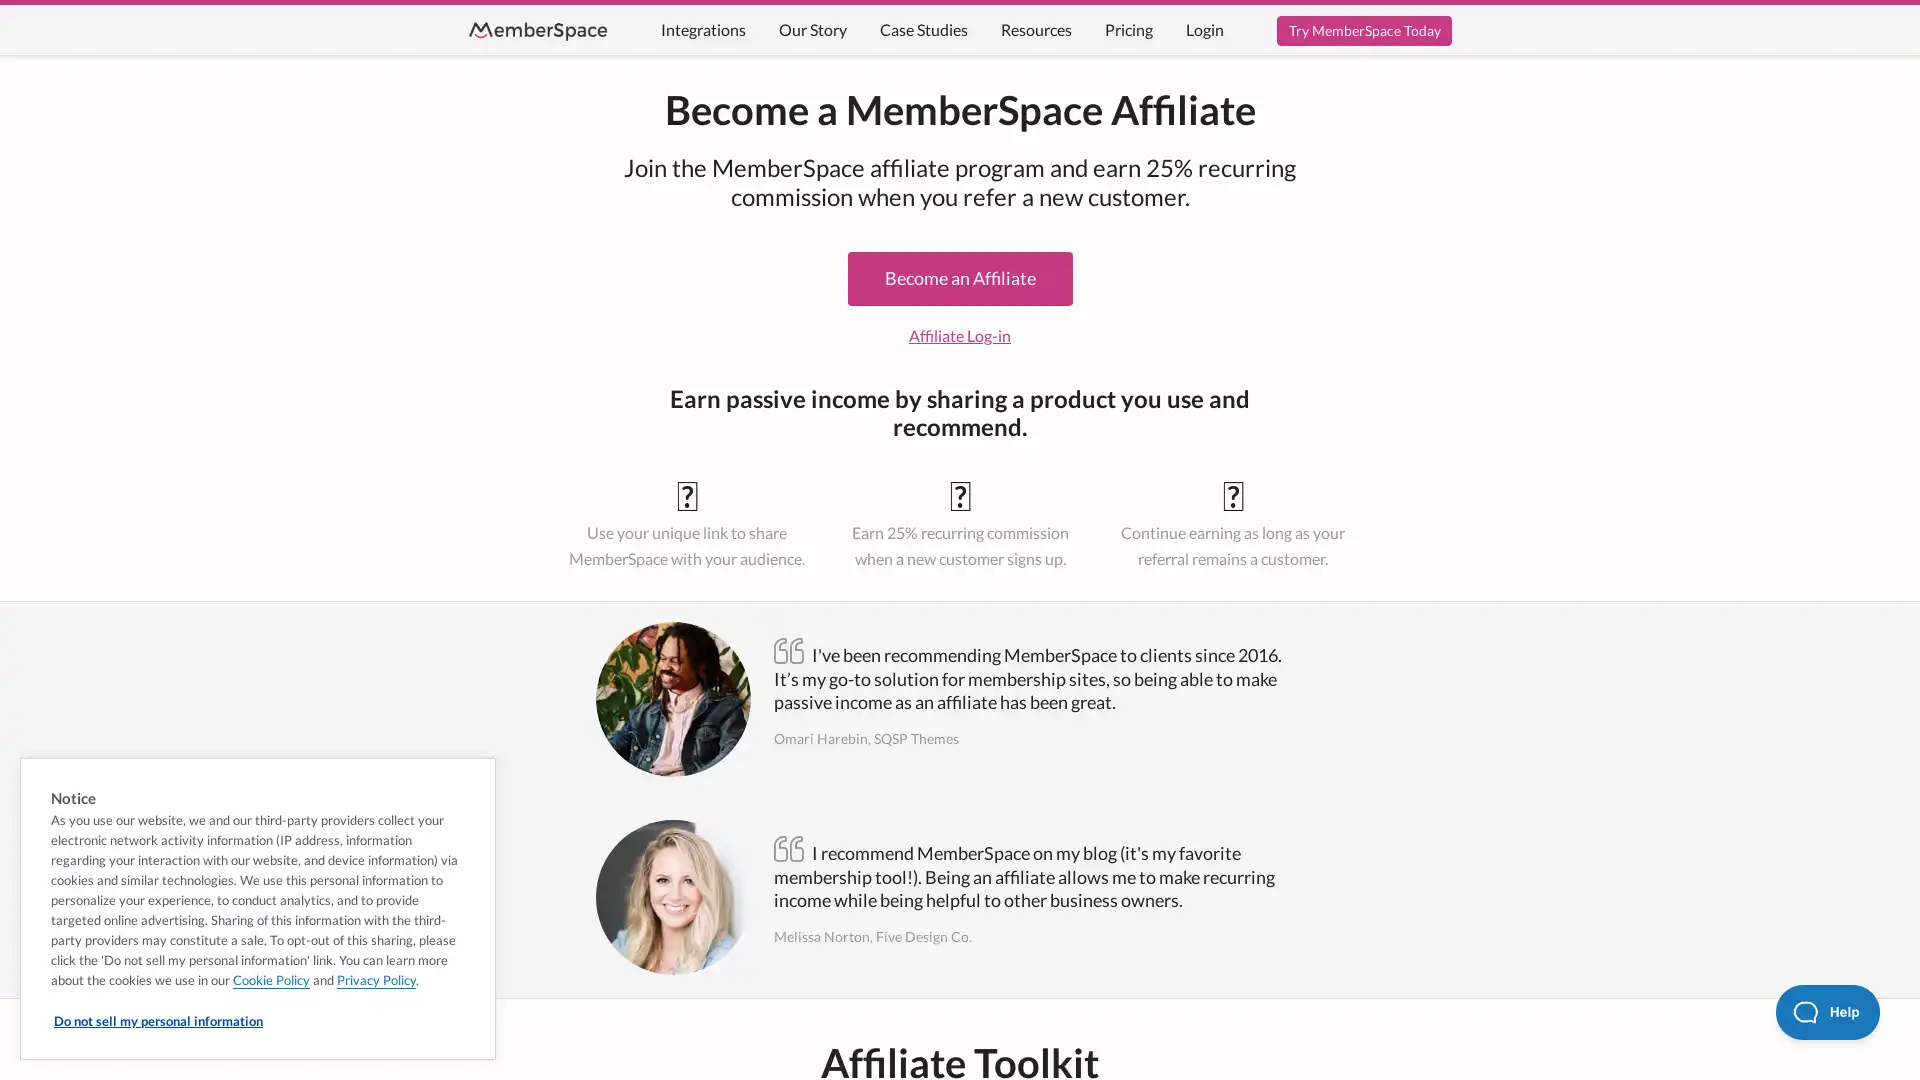  I want to click on consent-close-icon, so click(471, 778).